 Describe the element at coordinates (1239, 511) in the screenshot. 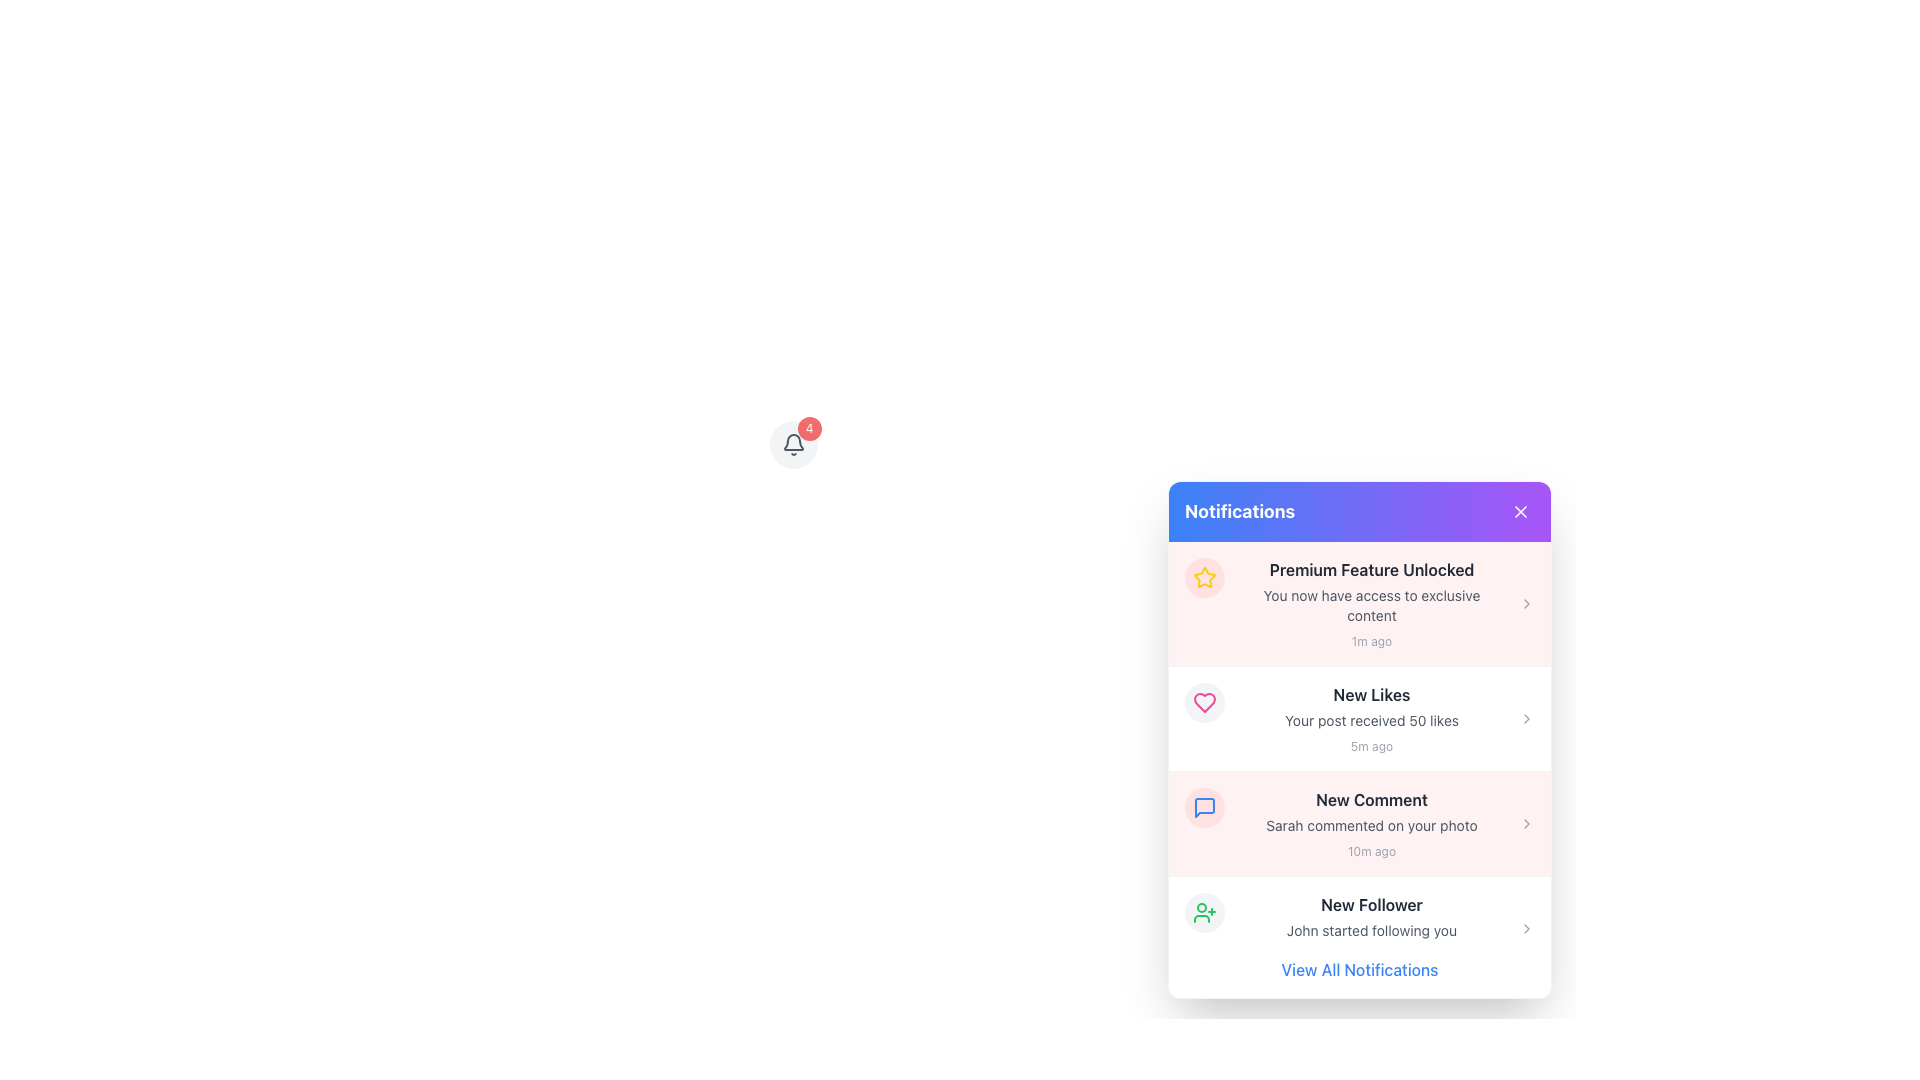

I see `the 'Notifications' text label, which is styled as bold, large-sized white text on a blue to purple gradient background, located in the top-left corner of the notification panel` at that location.